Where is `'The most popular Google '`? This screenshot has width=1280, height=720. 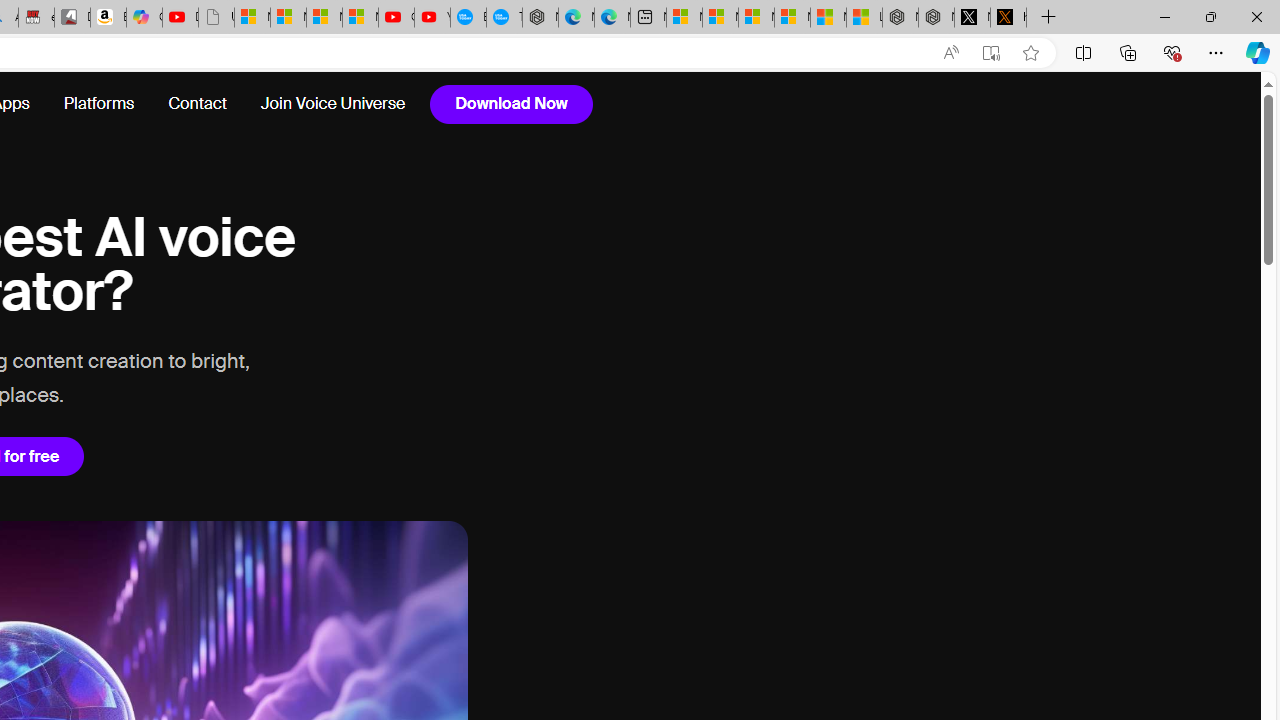
'The most popular Google ' is located at coordinates (504, 17).